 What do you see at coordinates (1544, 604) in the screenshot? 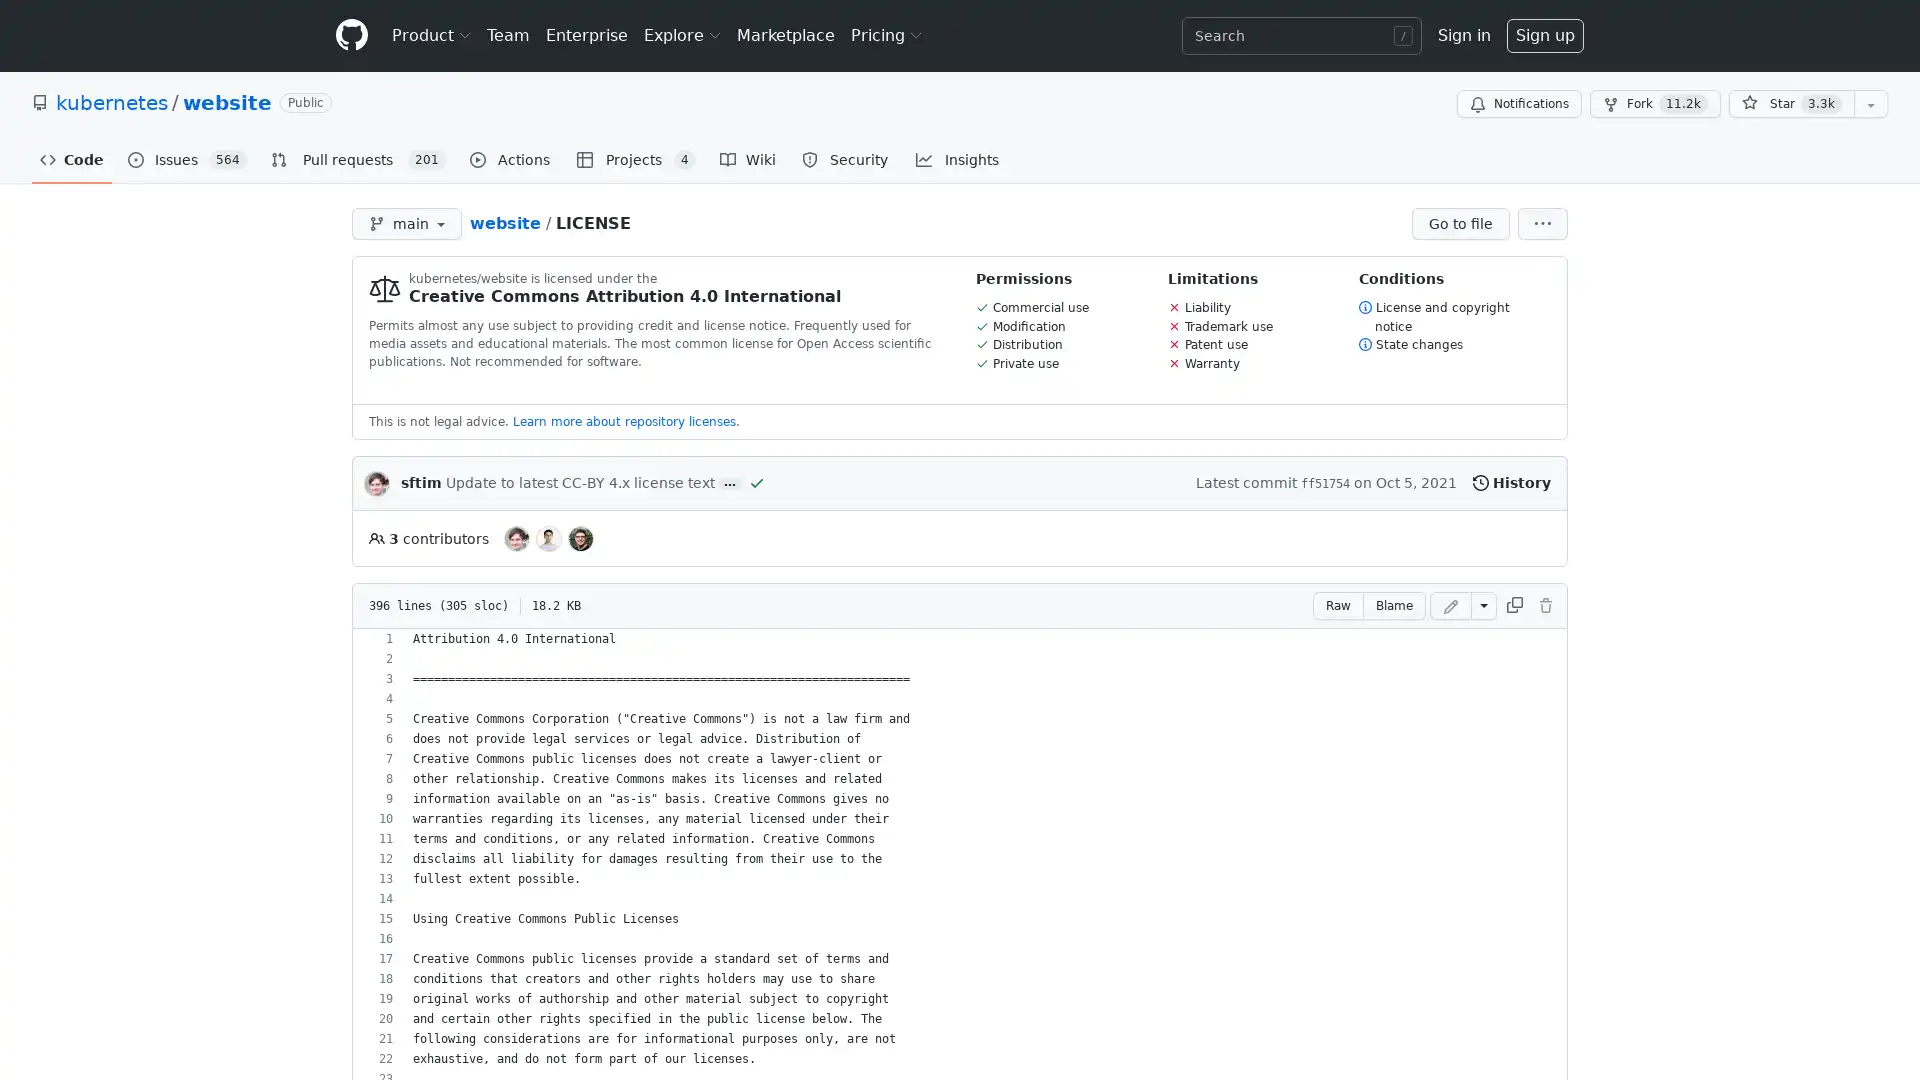
I see `You must be signed in to make or propose changes` at bounding box center [1544, 604].